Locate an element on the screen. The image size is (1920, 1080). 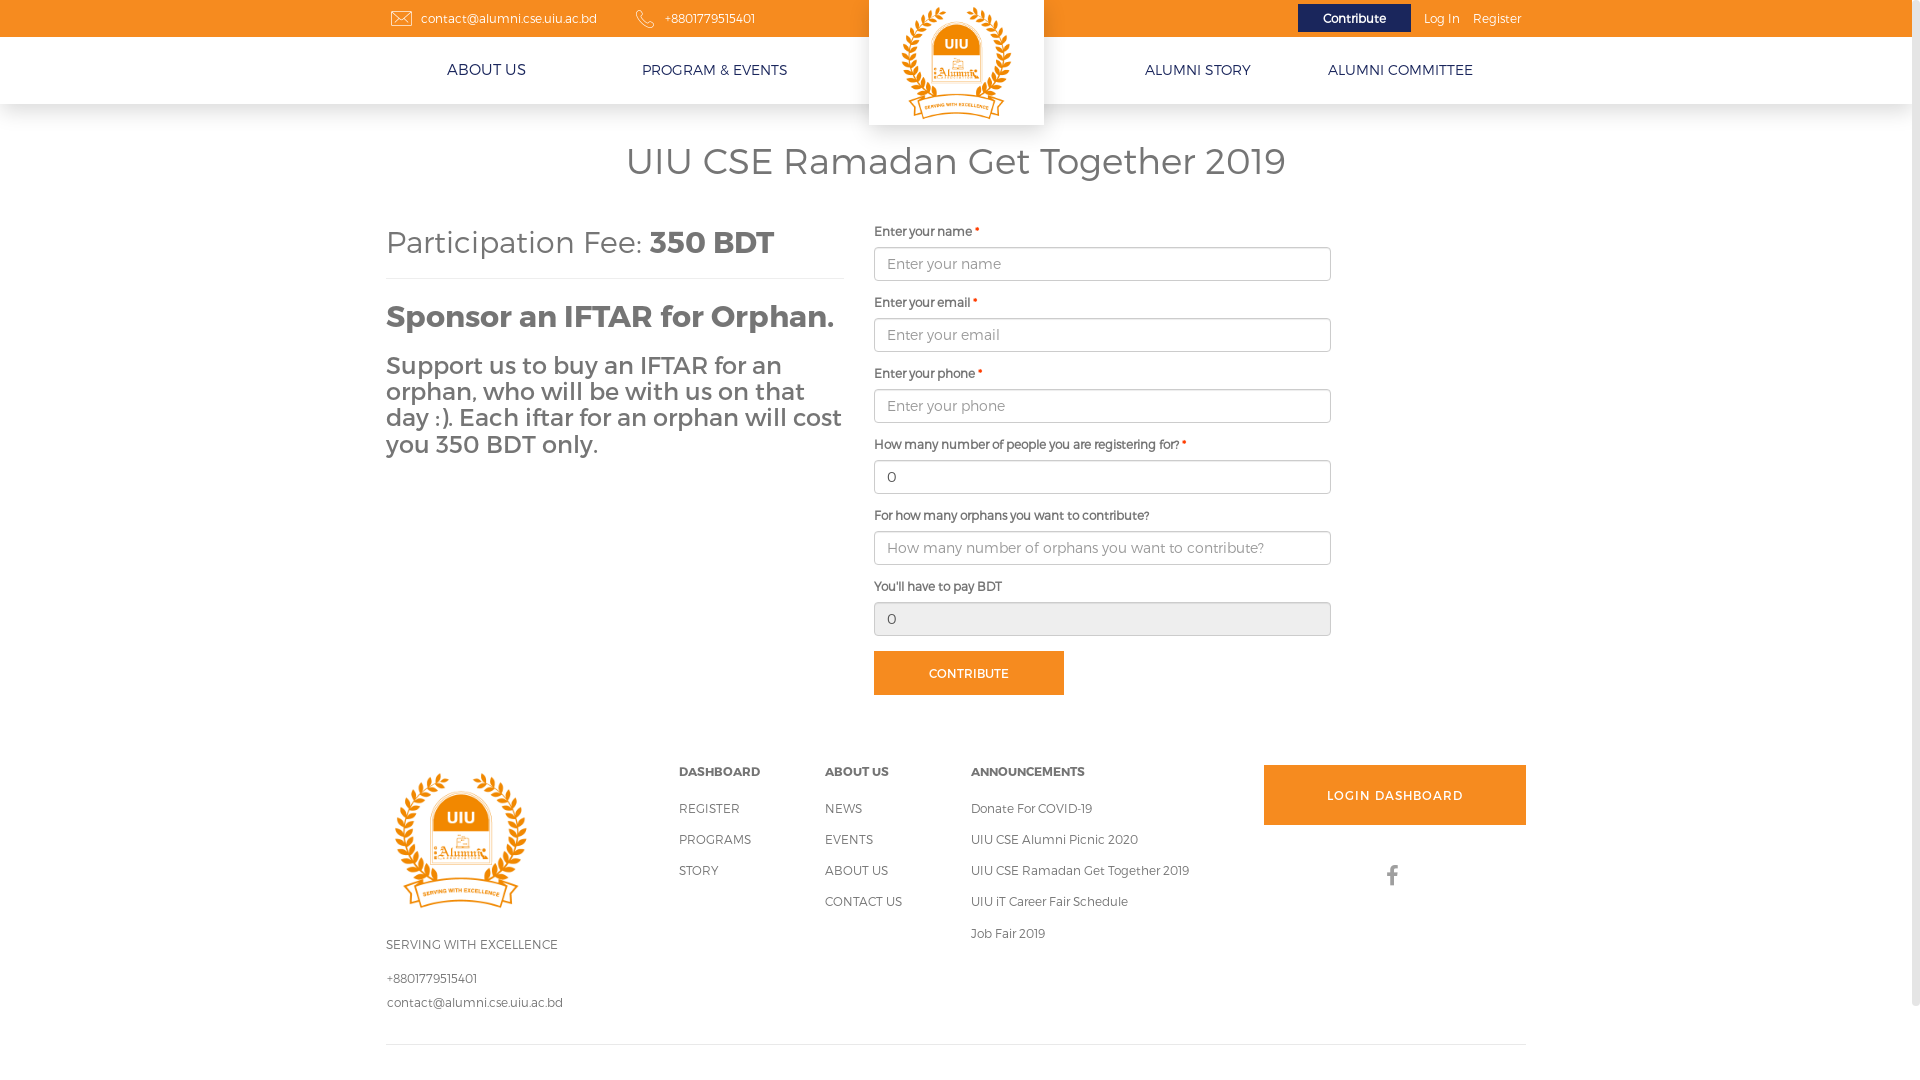
'ABOUT US' is located at coordinates (856, 869).